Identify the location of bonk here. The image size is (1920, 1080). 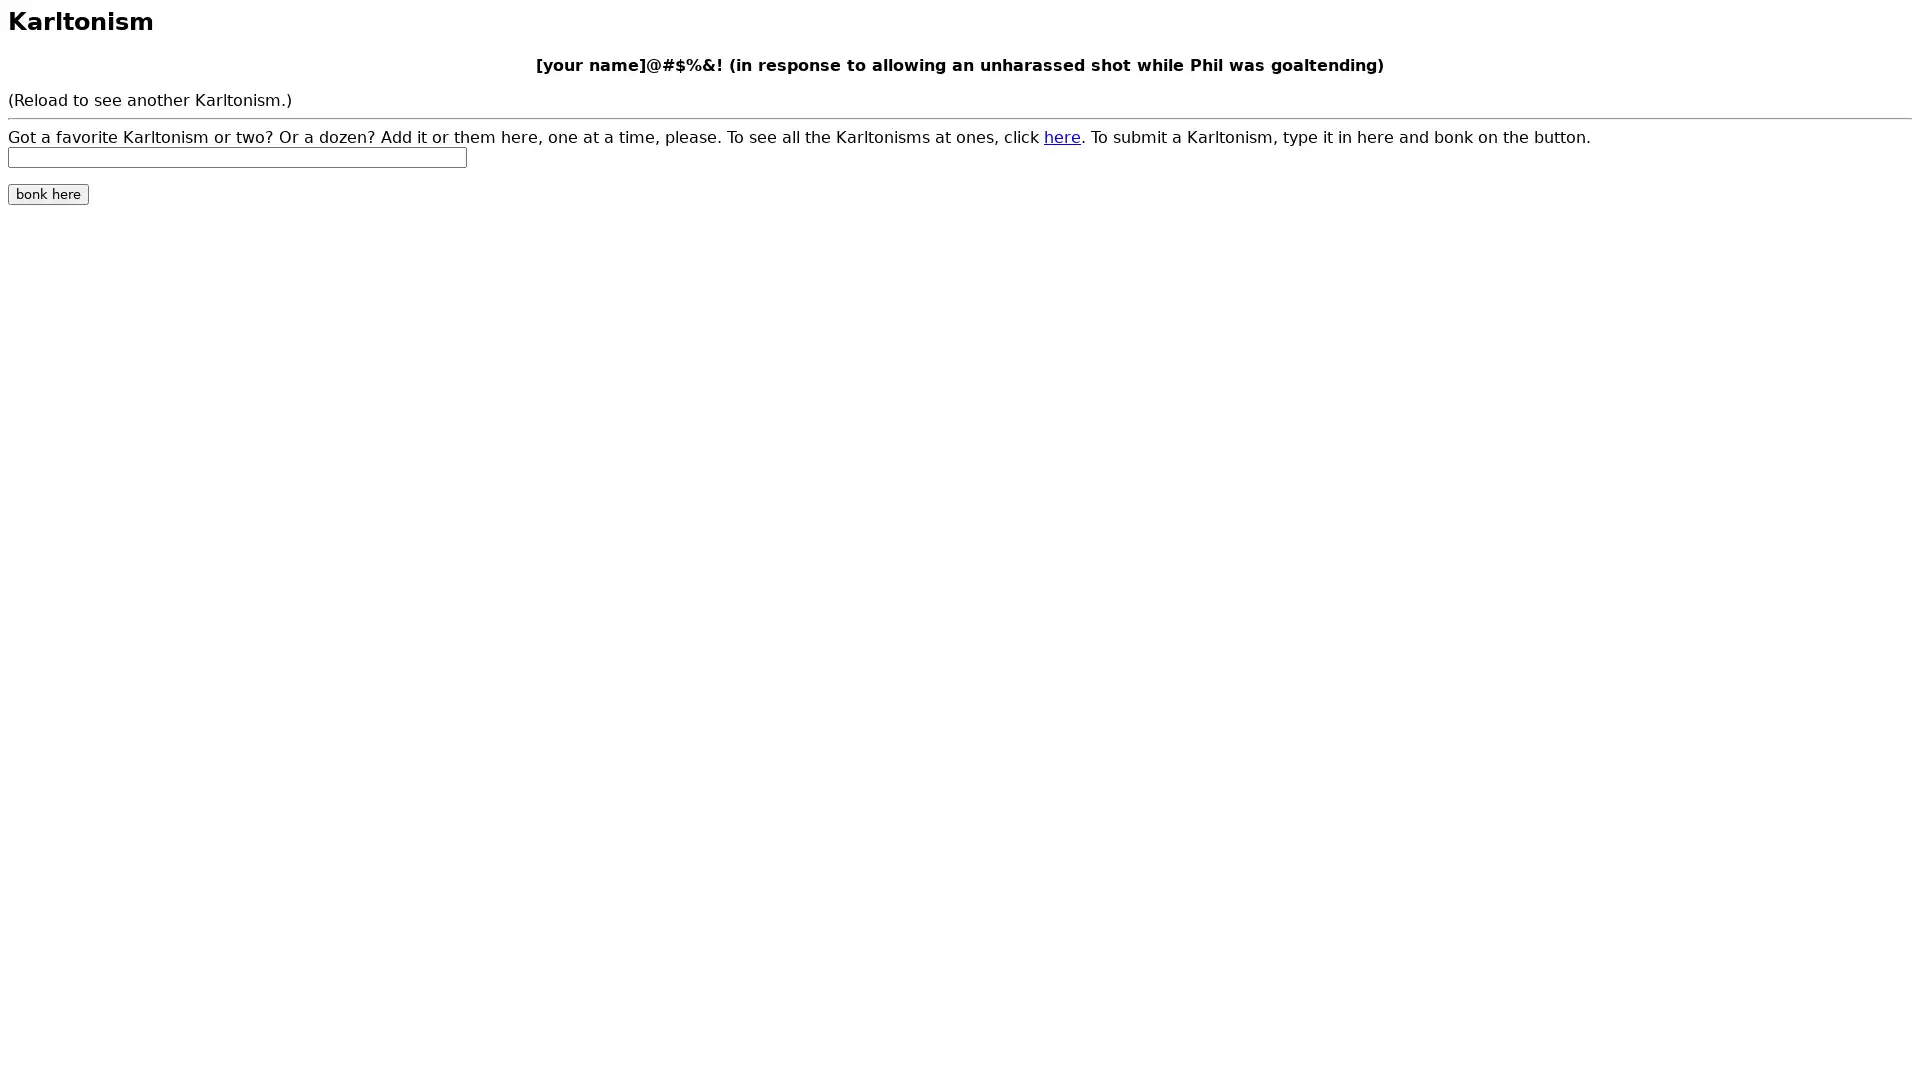
(48, 193).